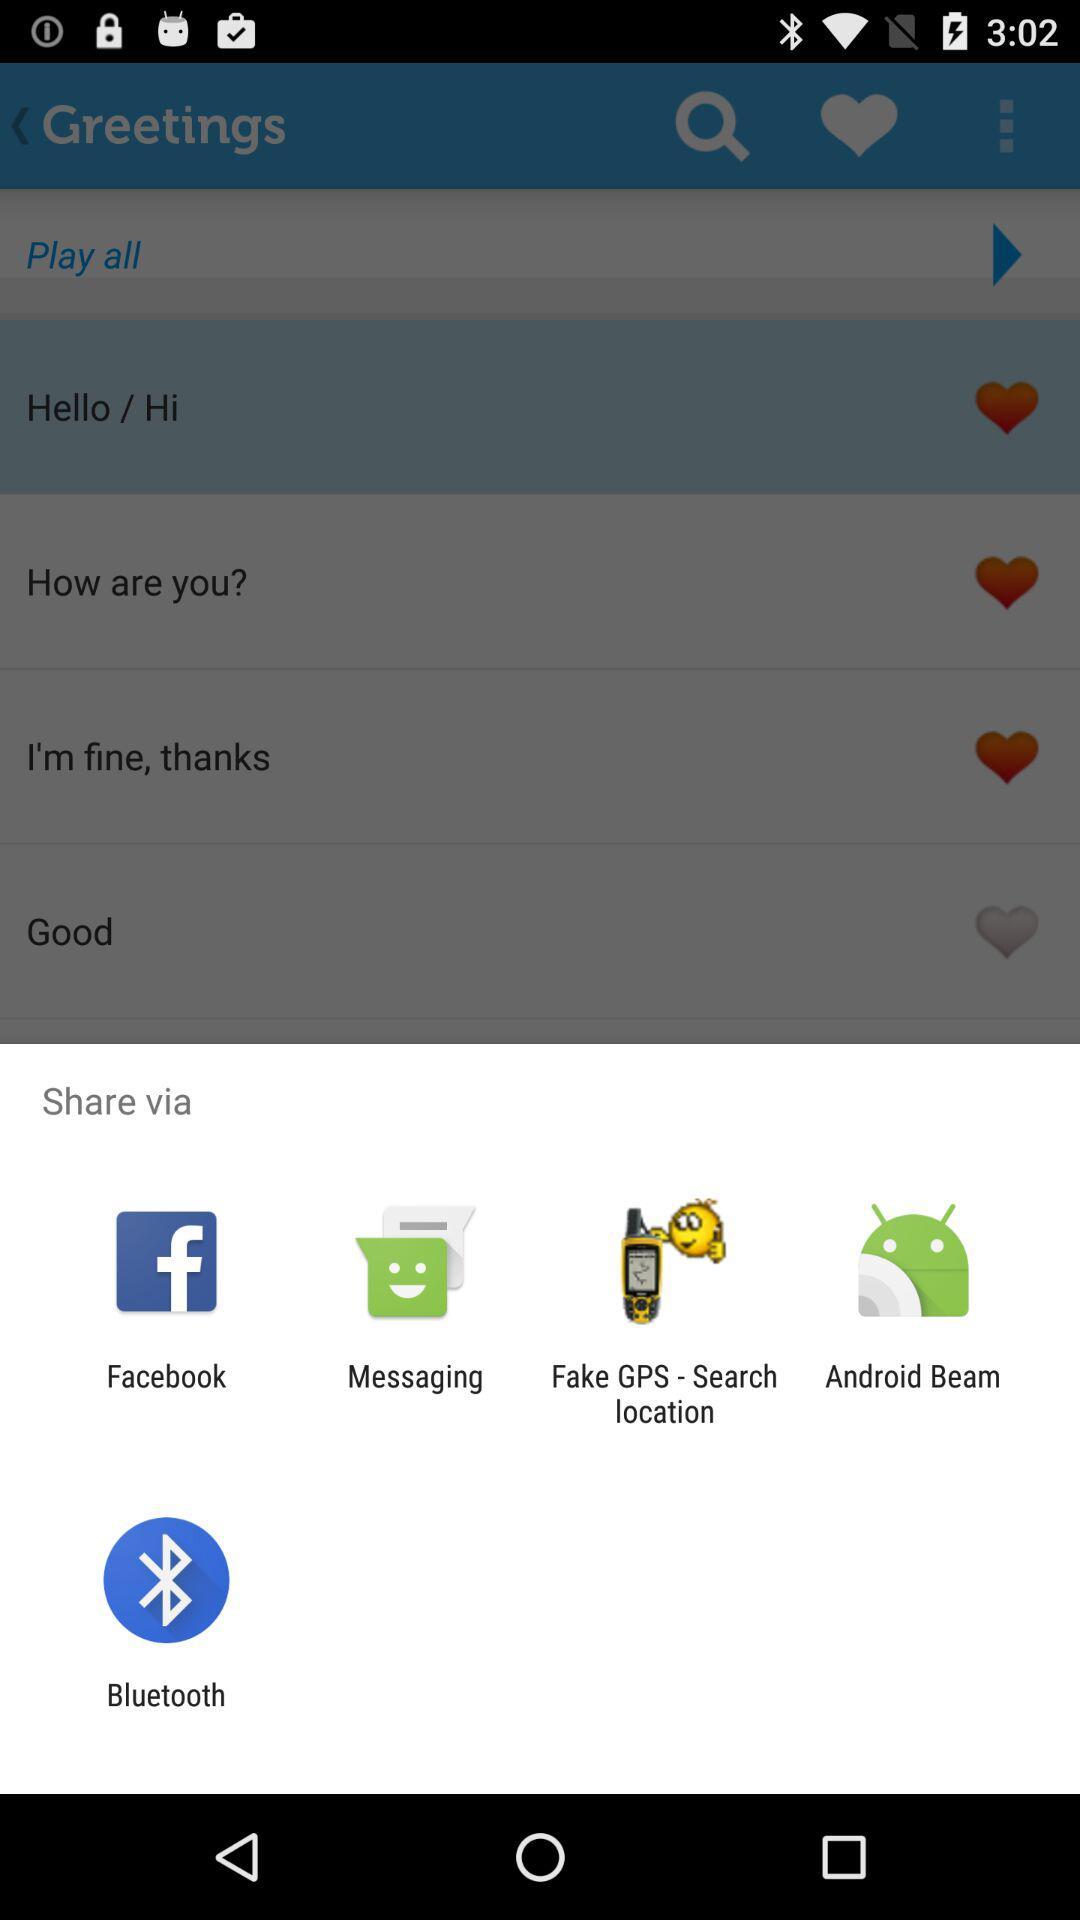  What do you see at coordinates (414, 1392) in the screenshot?
I see `app to the right of the facebook icon` at bounding box center [414, 1392].